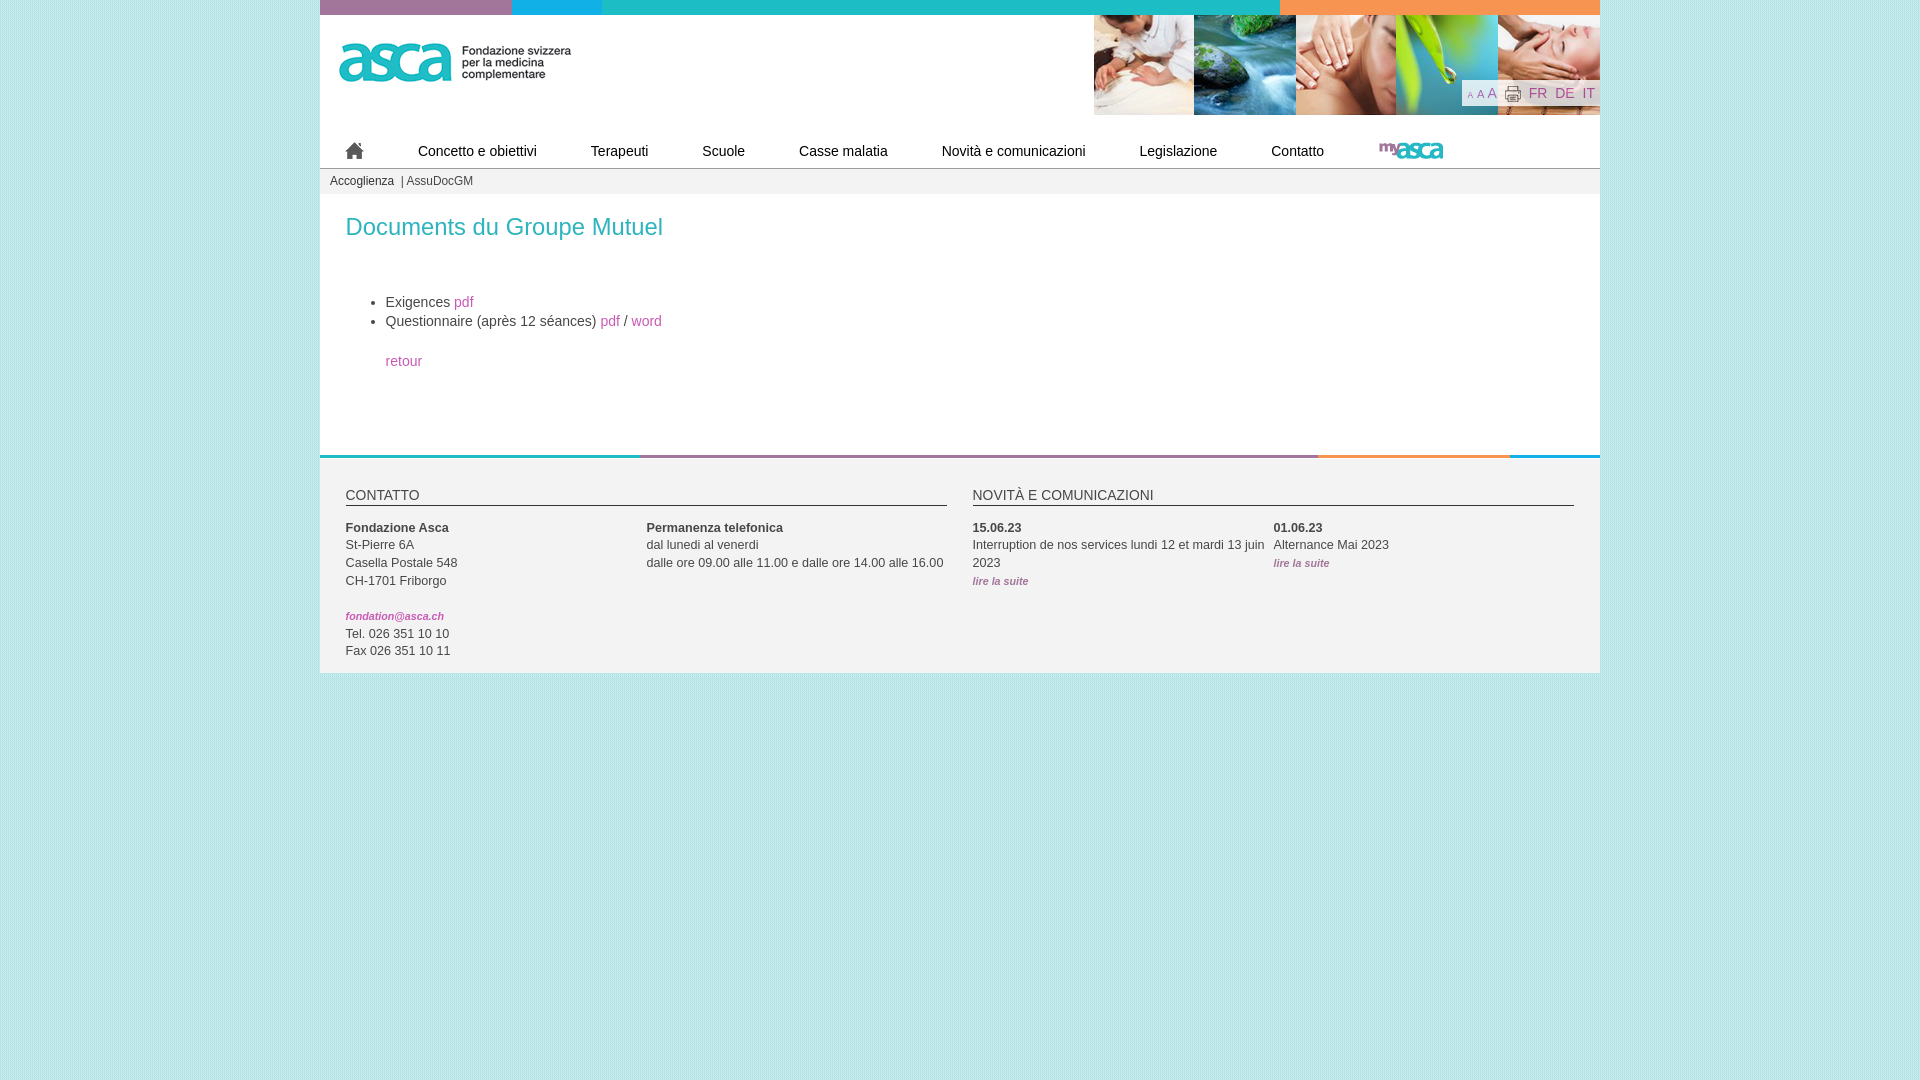 Image resolution: width=1920 pixels, height=1080 pixels. What do you see at coordinates (403, 361) in the screenshot?
I see `'retour'` at bounding box center [403, 361].